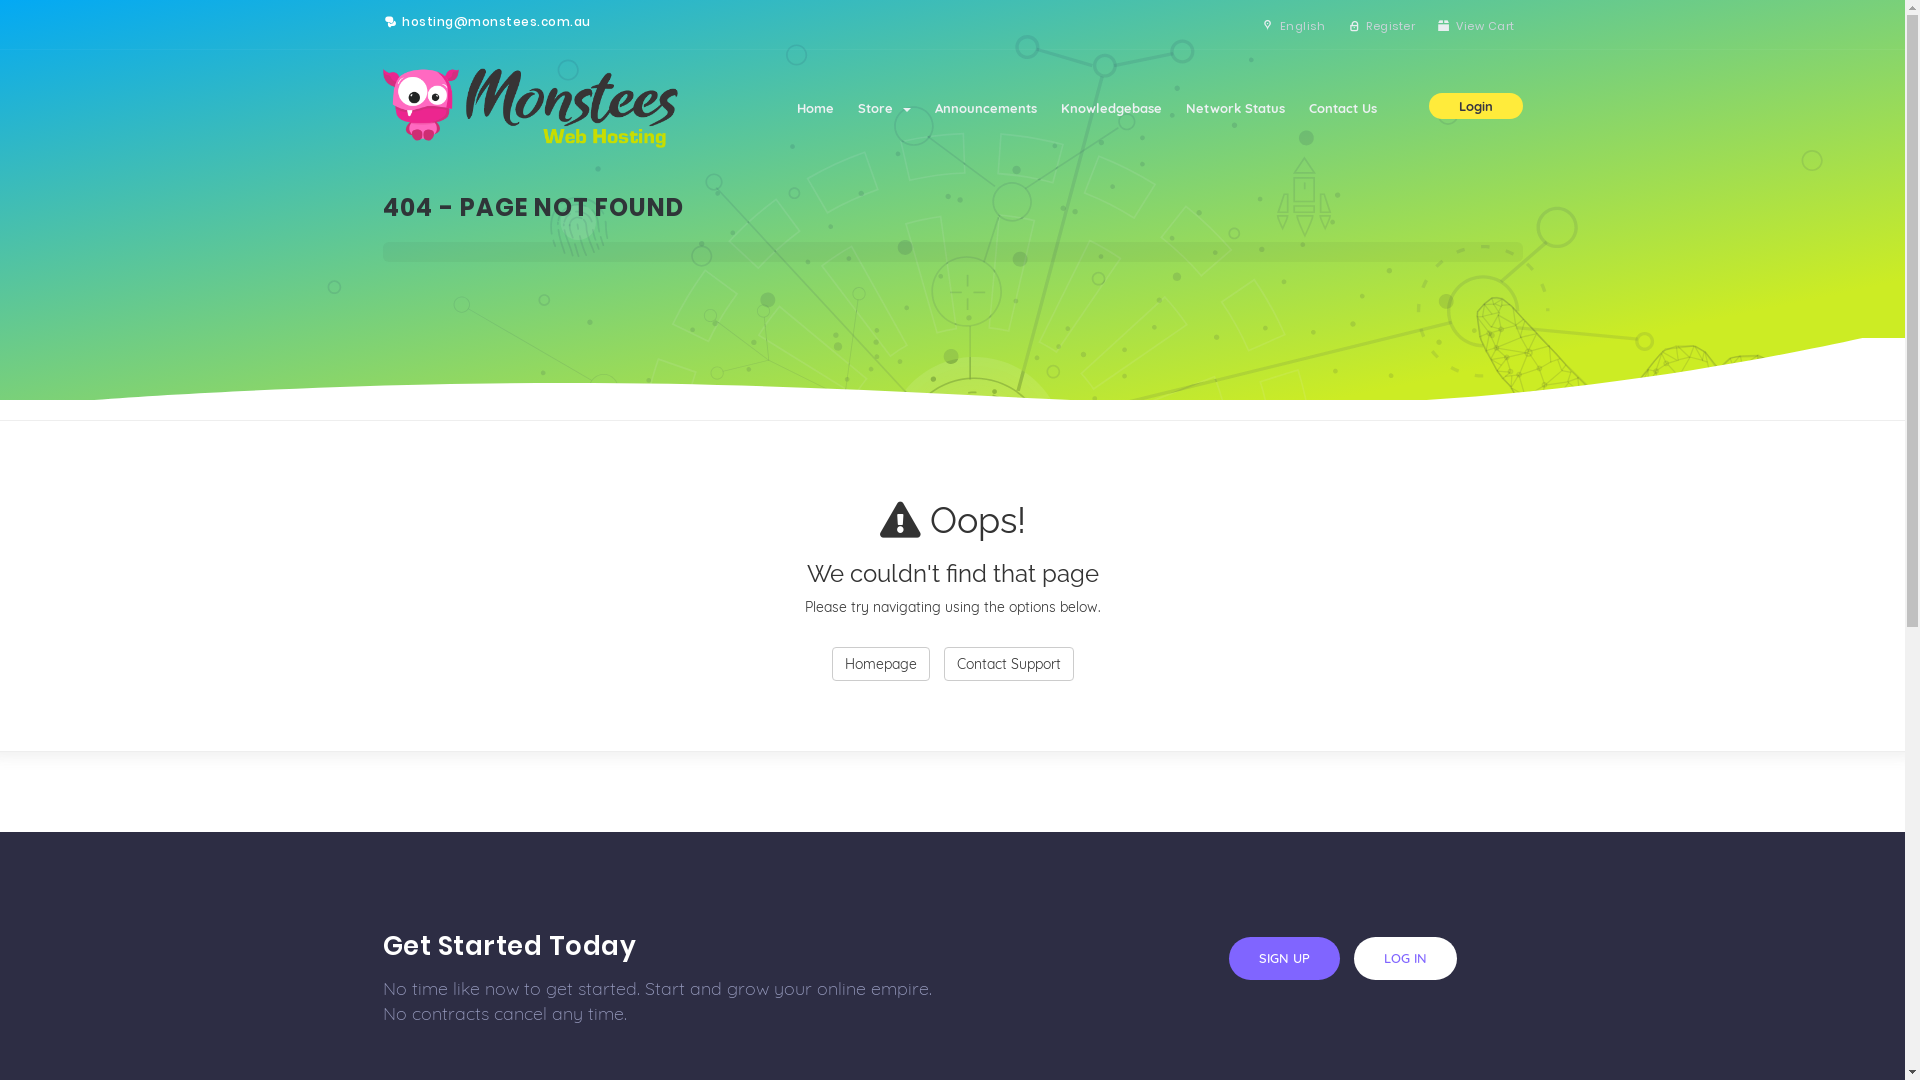  I want to click on 'English', so click(1291, 26).